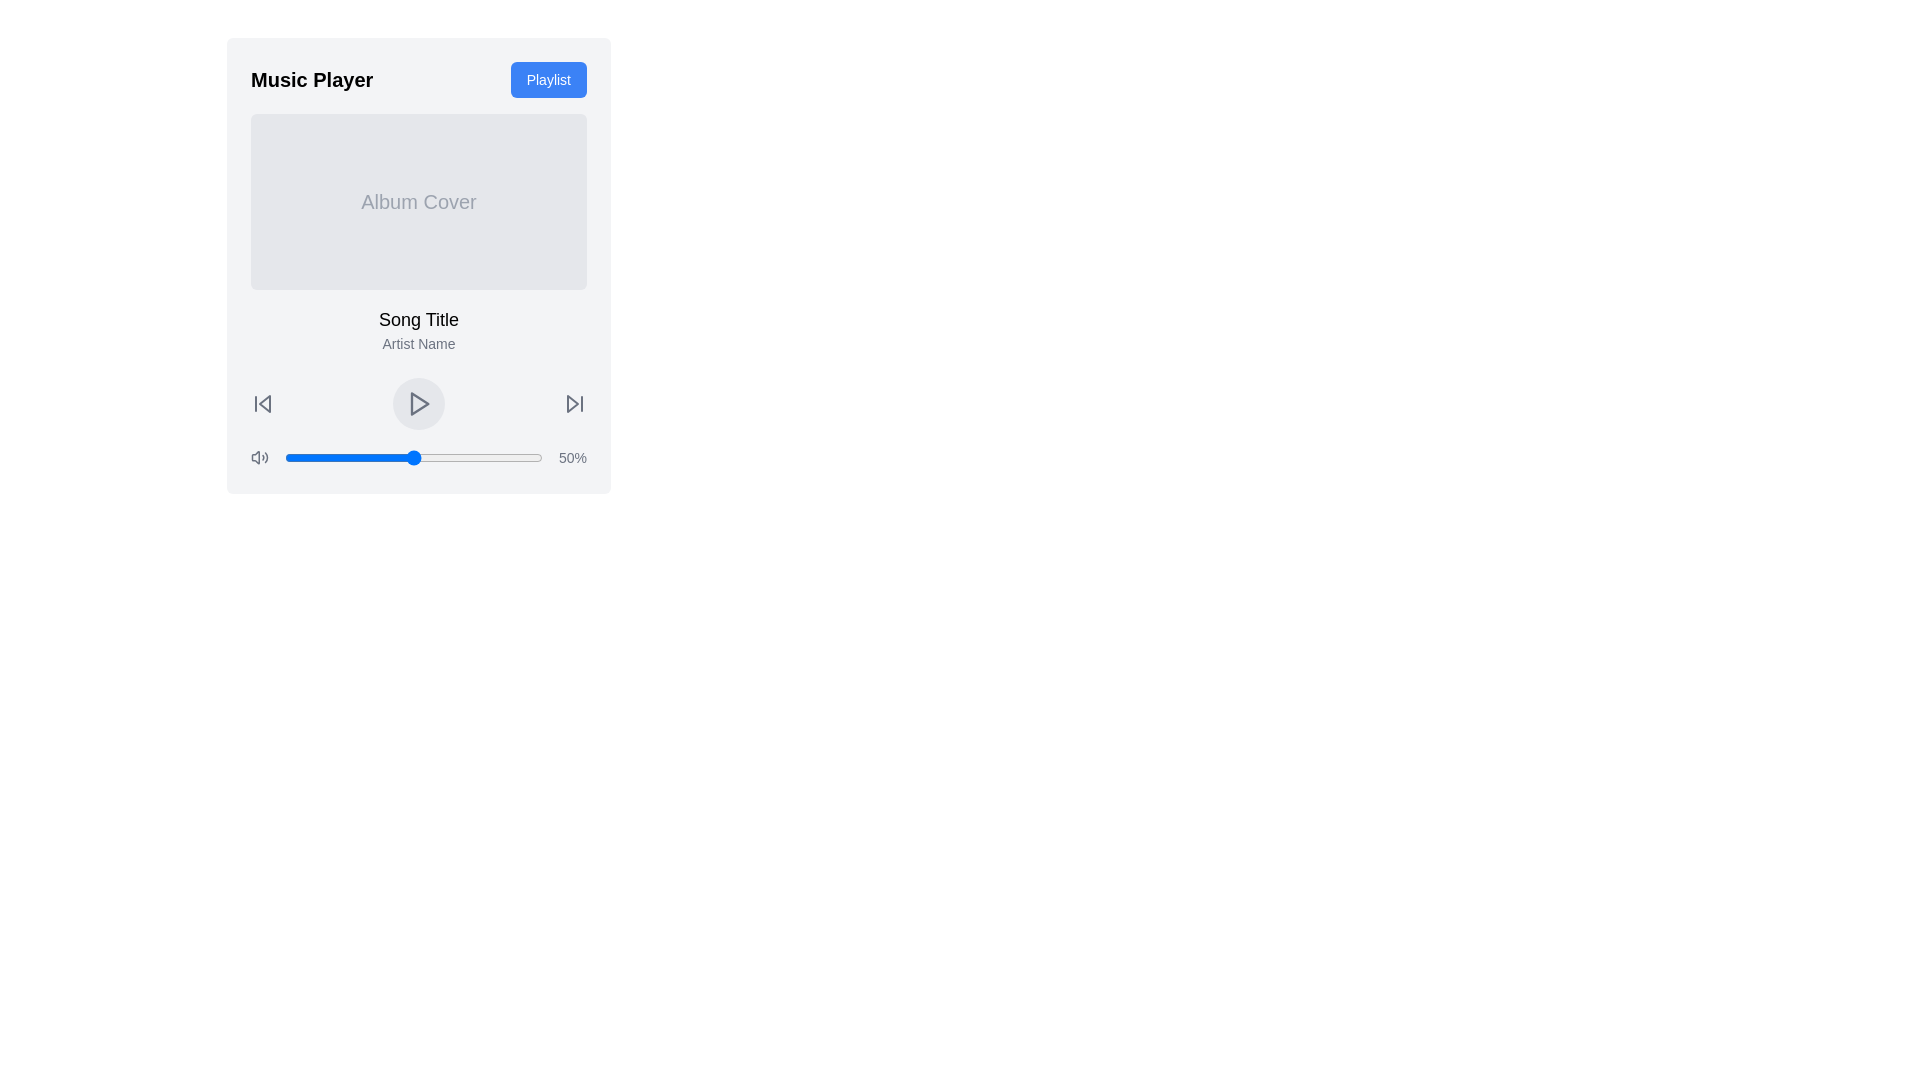 The image size is (1920, 1080). Describe the element at coordinates (417, 319) in the screenshot. I see `the text label displaying 'Song Title' that is prominently located near the upper-middle section of the media player interface` at that location.